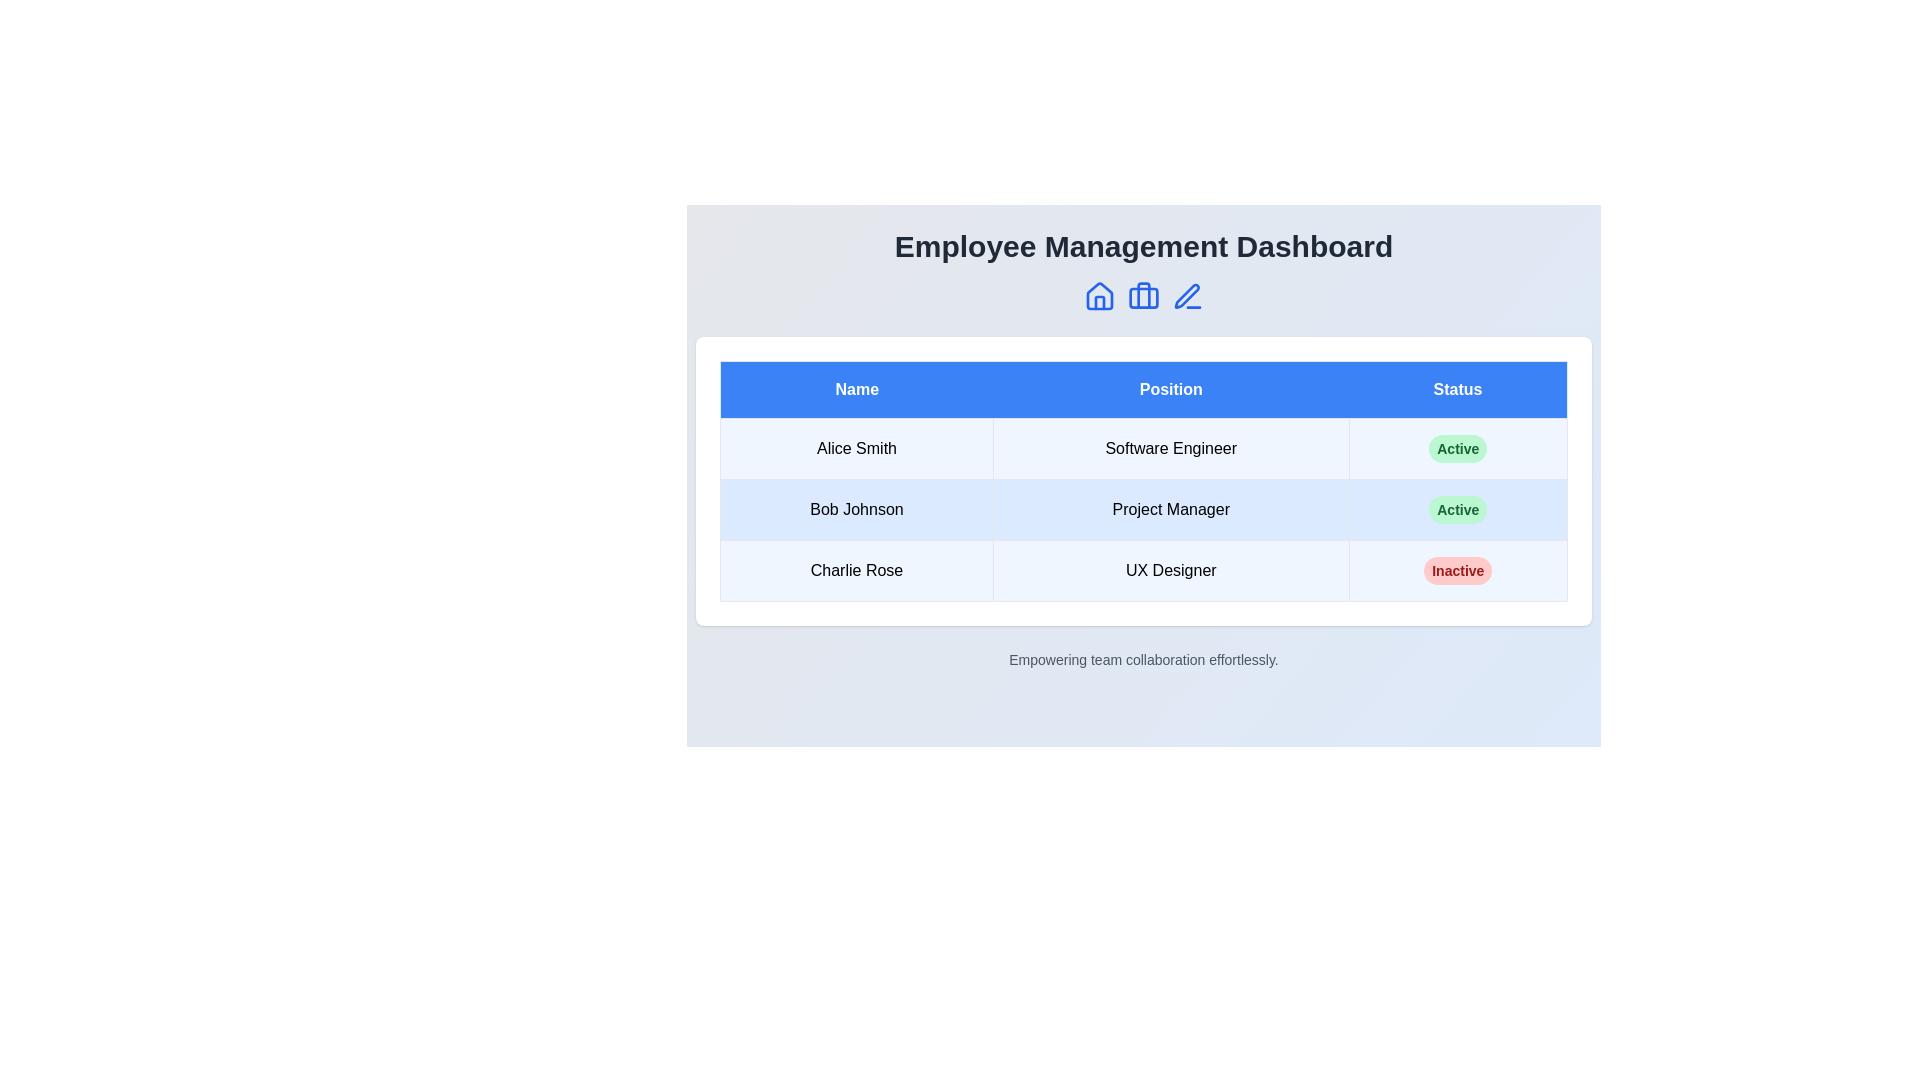 This screenshot has width=1920, height=1080. What do you see at coordinates (1143, 297) in the screenshot?
I see `the middle icon in the horizontal trio located below the 'Employee Management Dashboard' heading` at bounding box center [1143, 297].